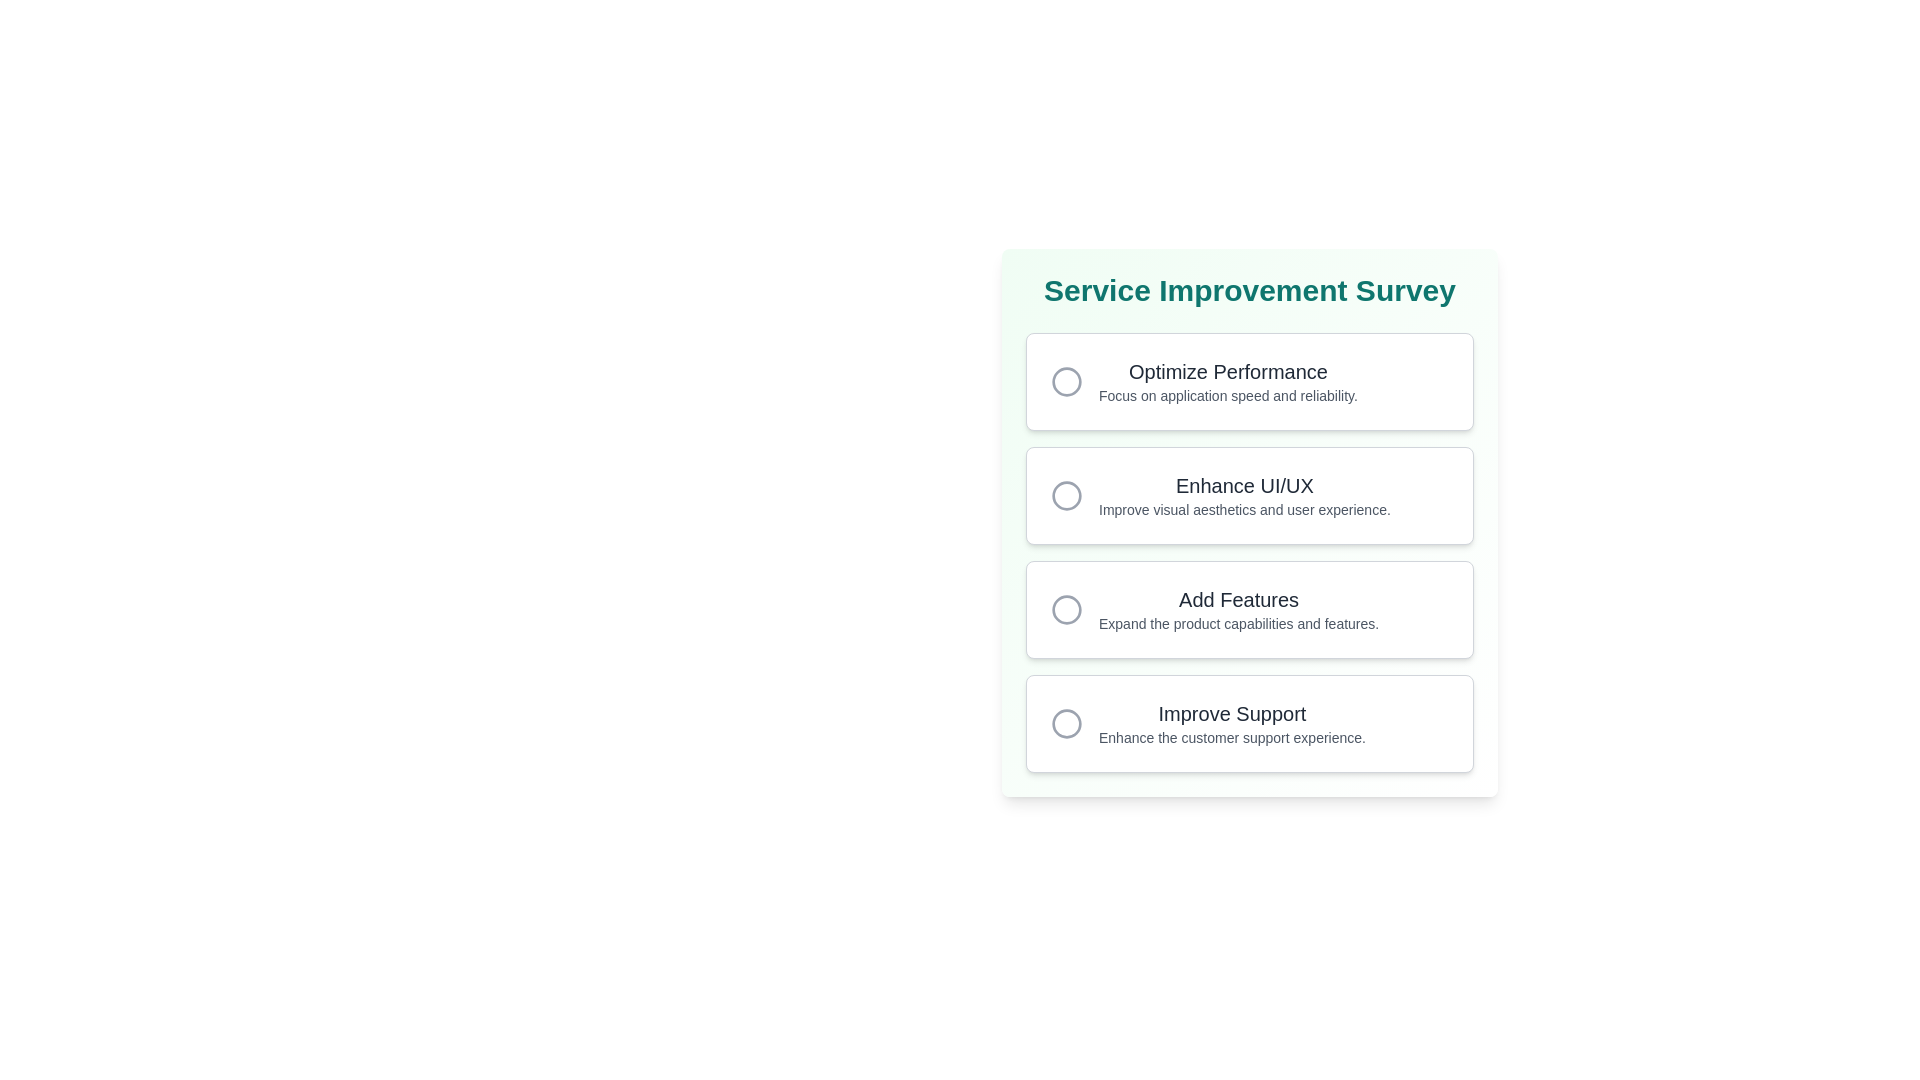 The height and width of the screenshot is (1080, 1920). What do you see at coordinates (1243, 508) in the screenshot?
I see `the text label that reads 'Improve visual aesthetics and user experience.' located below the heading 'Enhance UI/UX' in the 'Service Improvement Survey' panel` at bounding box center [1243, 508].